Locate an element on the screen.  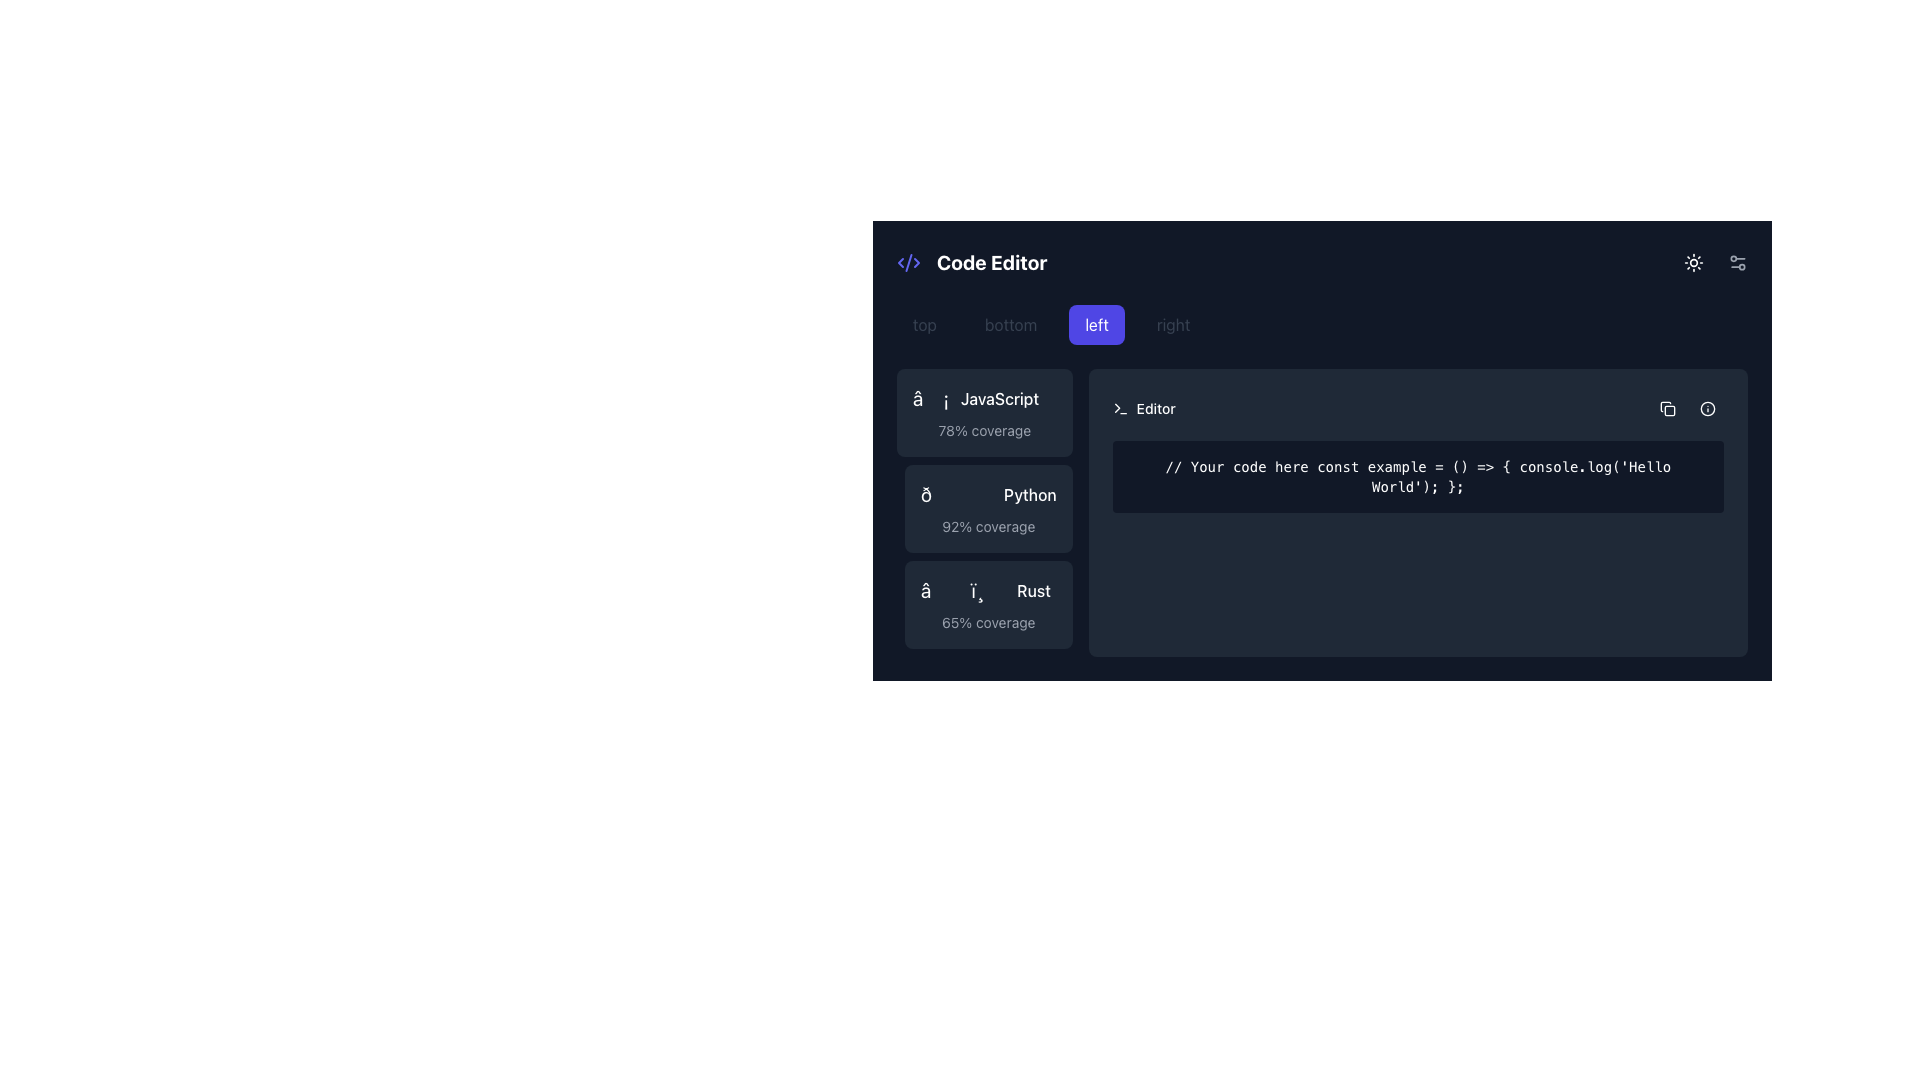
the toggle button and settings button icons located in the top-right corner of the interface for additional visual feedback is located at coordinates (1711, 261).